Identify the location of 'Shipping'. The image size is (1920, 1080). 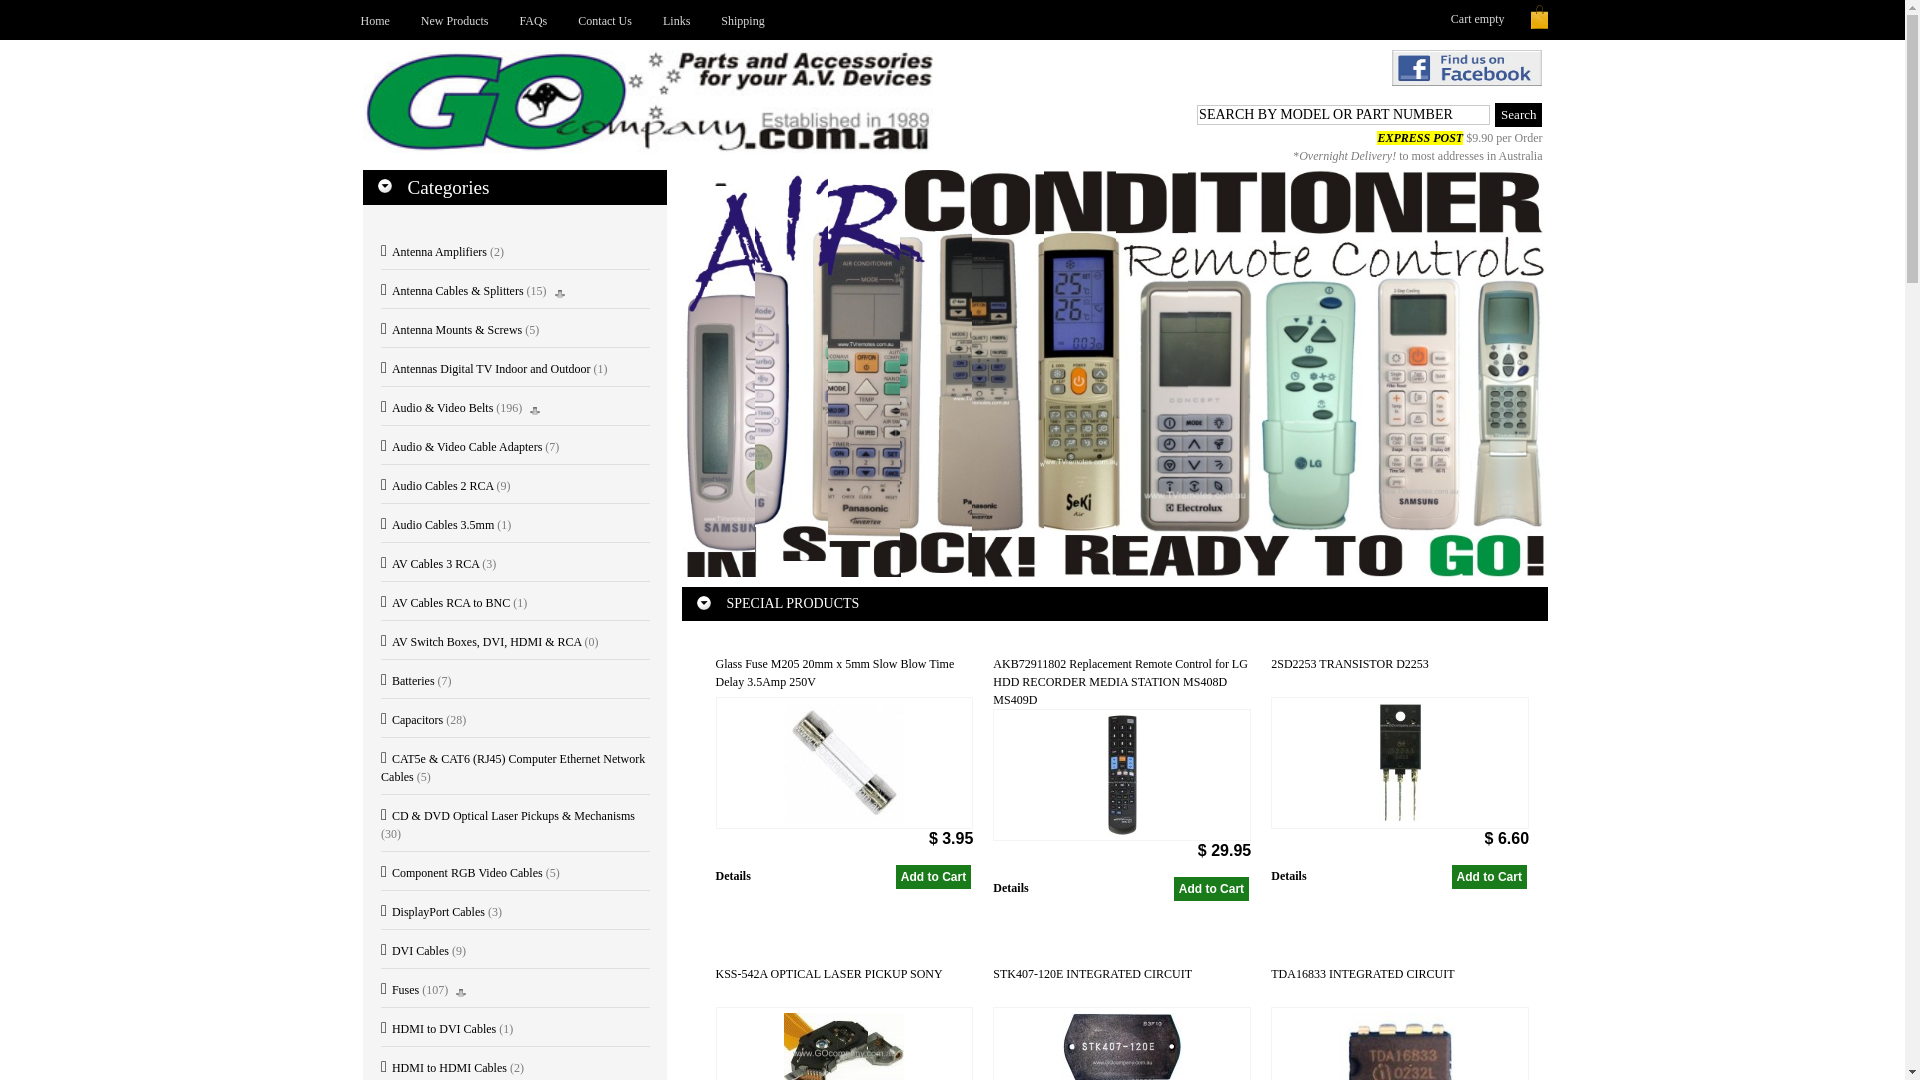
(741, 19).